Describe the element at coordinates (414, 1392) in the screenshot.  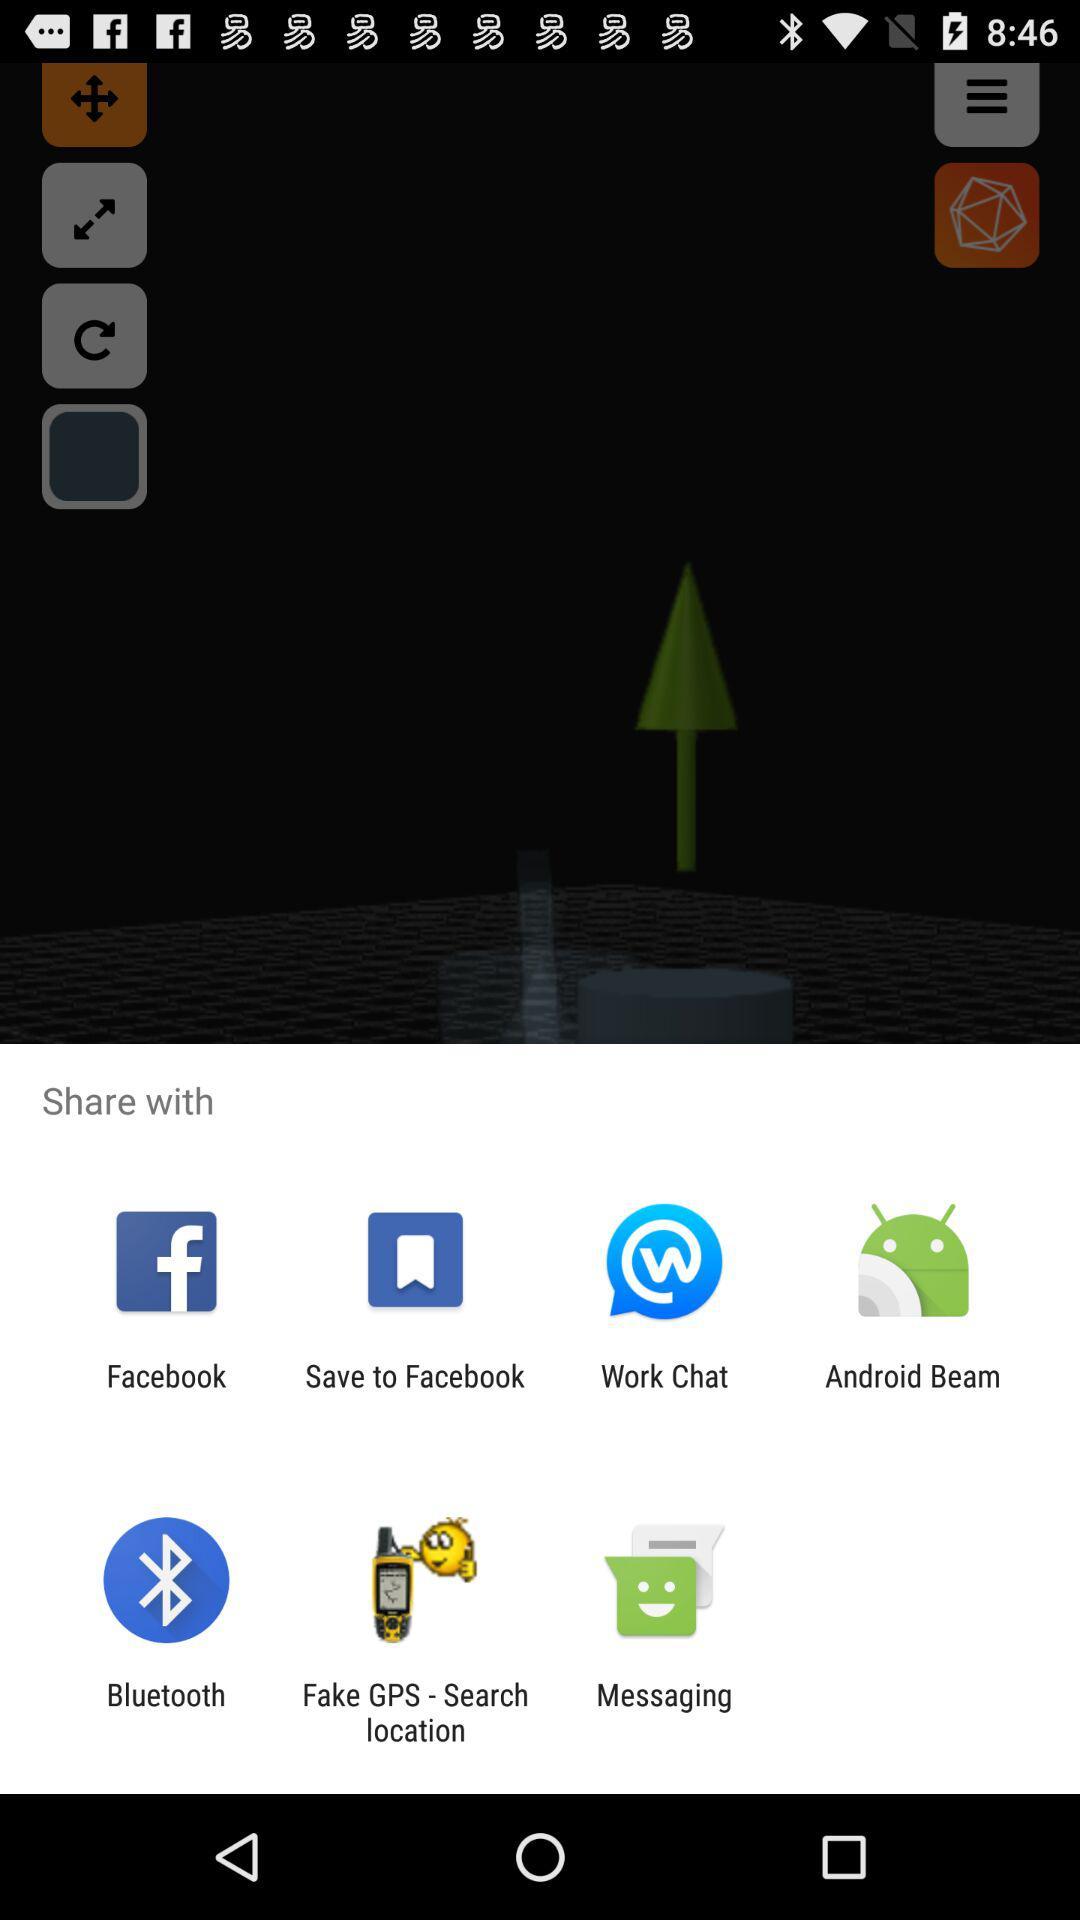
I see `app to the left of work chat` at that location.